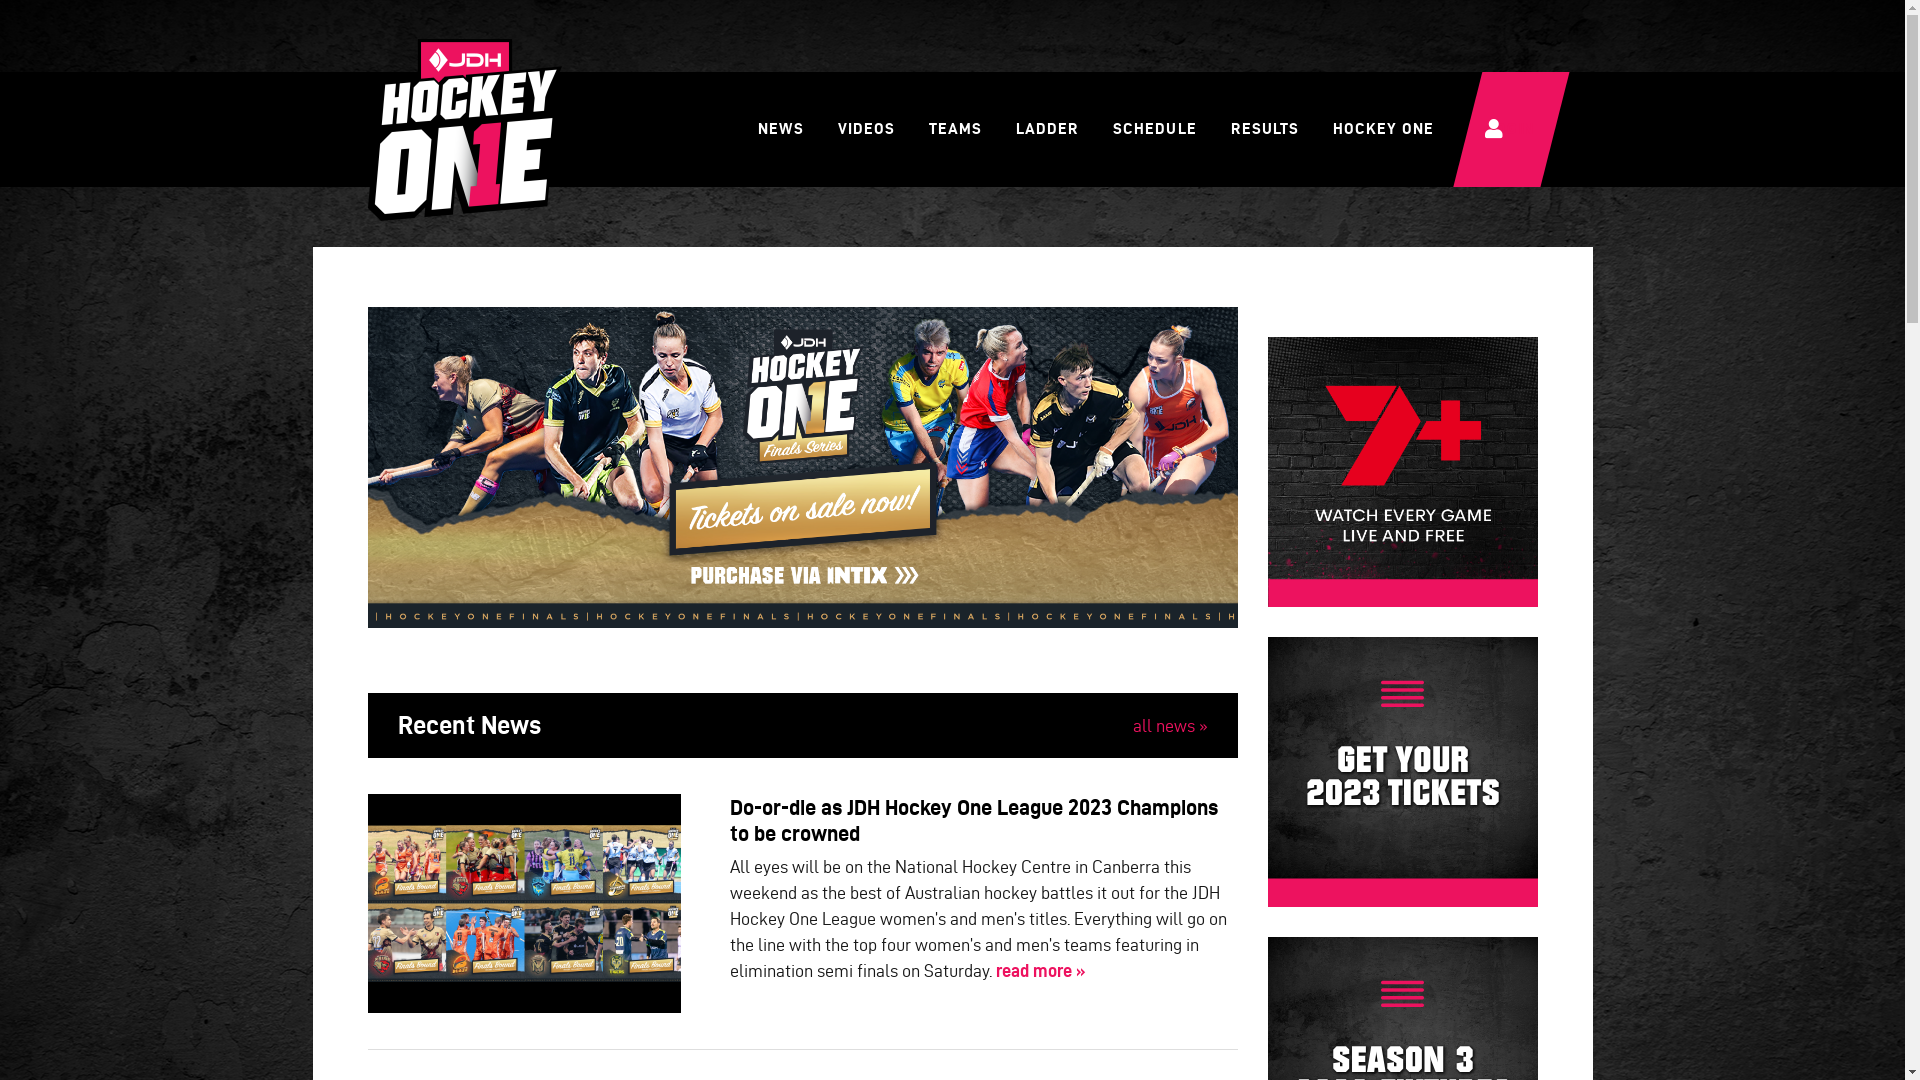 Image resolution: width=1920 pixels, height=1080 pixels. What do you see at coordinates (1264, 129) in the screenshot?
I see `'RESULTS'` at bounding box center [1264, 129].